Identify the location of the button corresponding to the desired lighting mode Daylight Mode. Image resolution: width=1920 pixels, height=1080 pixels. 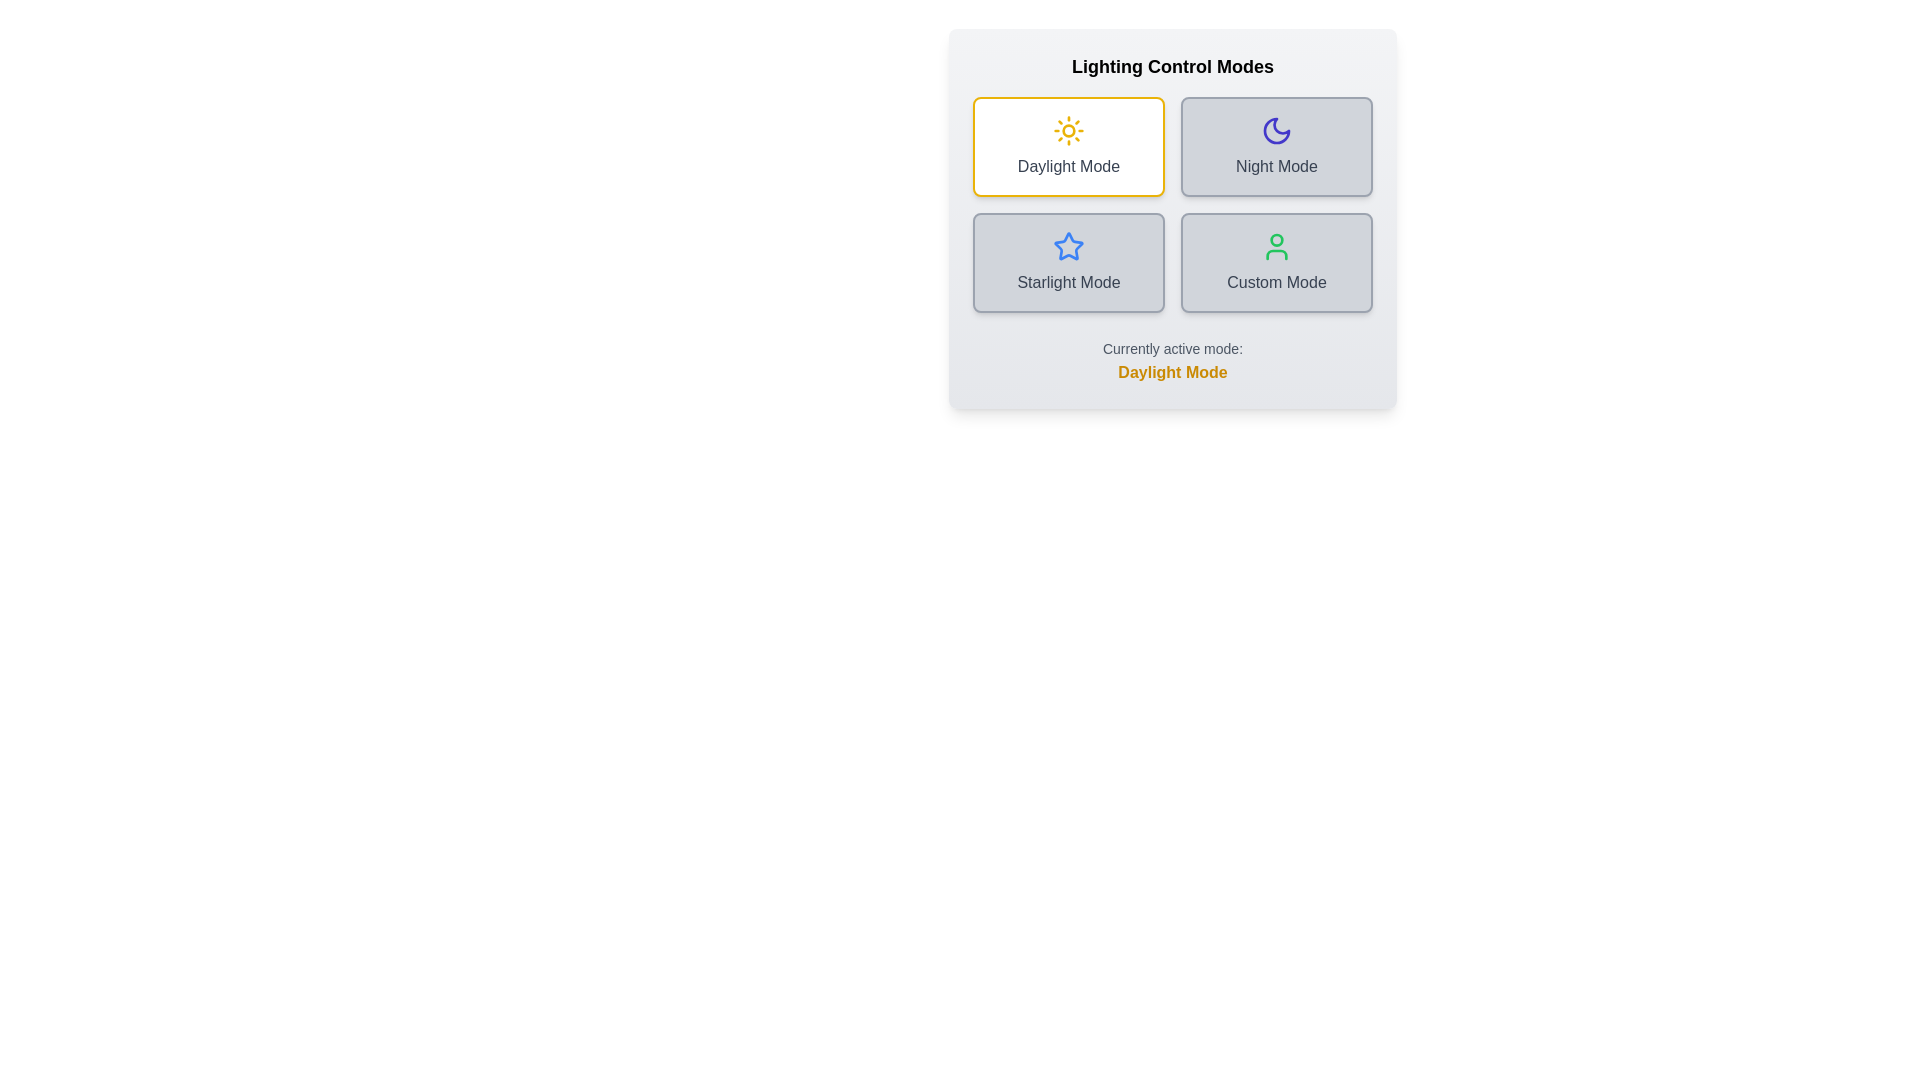
(1068, 145).